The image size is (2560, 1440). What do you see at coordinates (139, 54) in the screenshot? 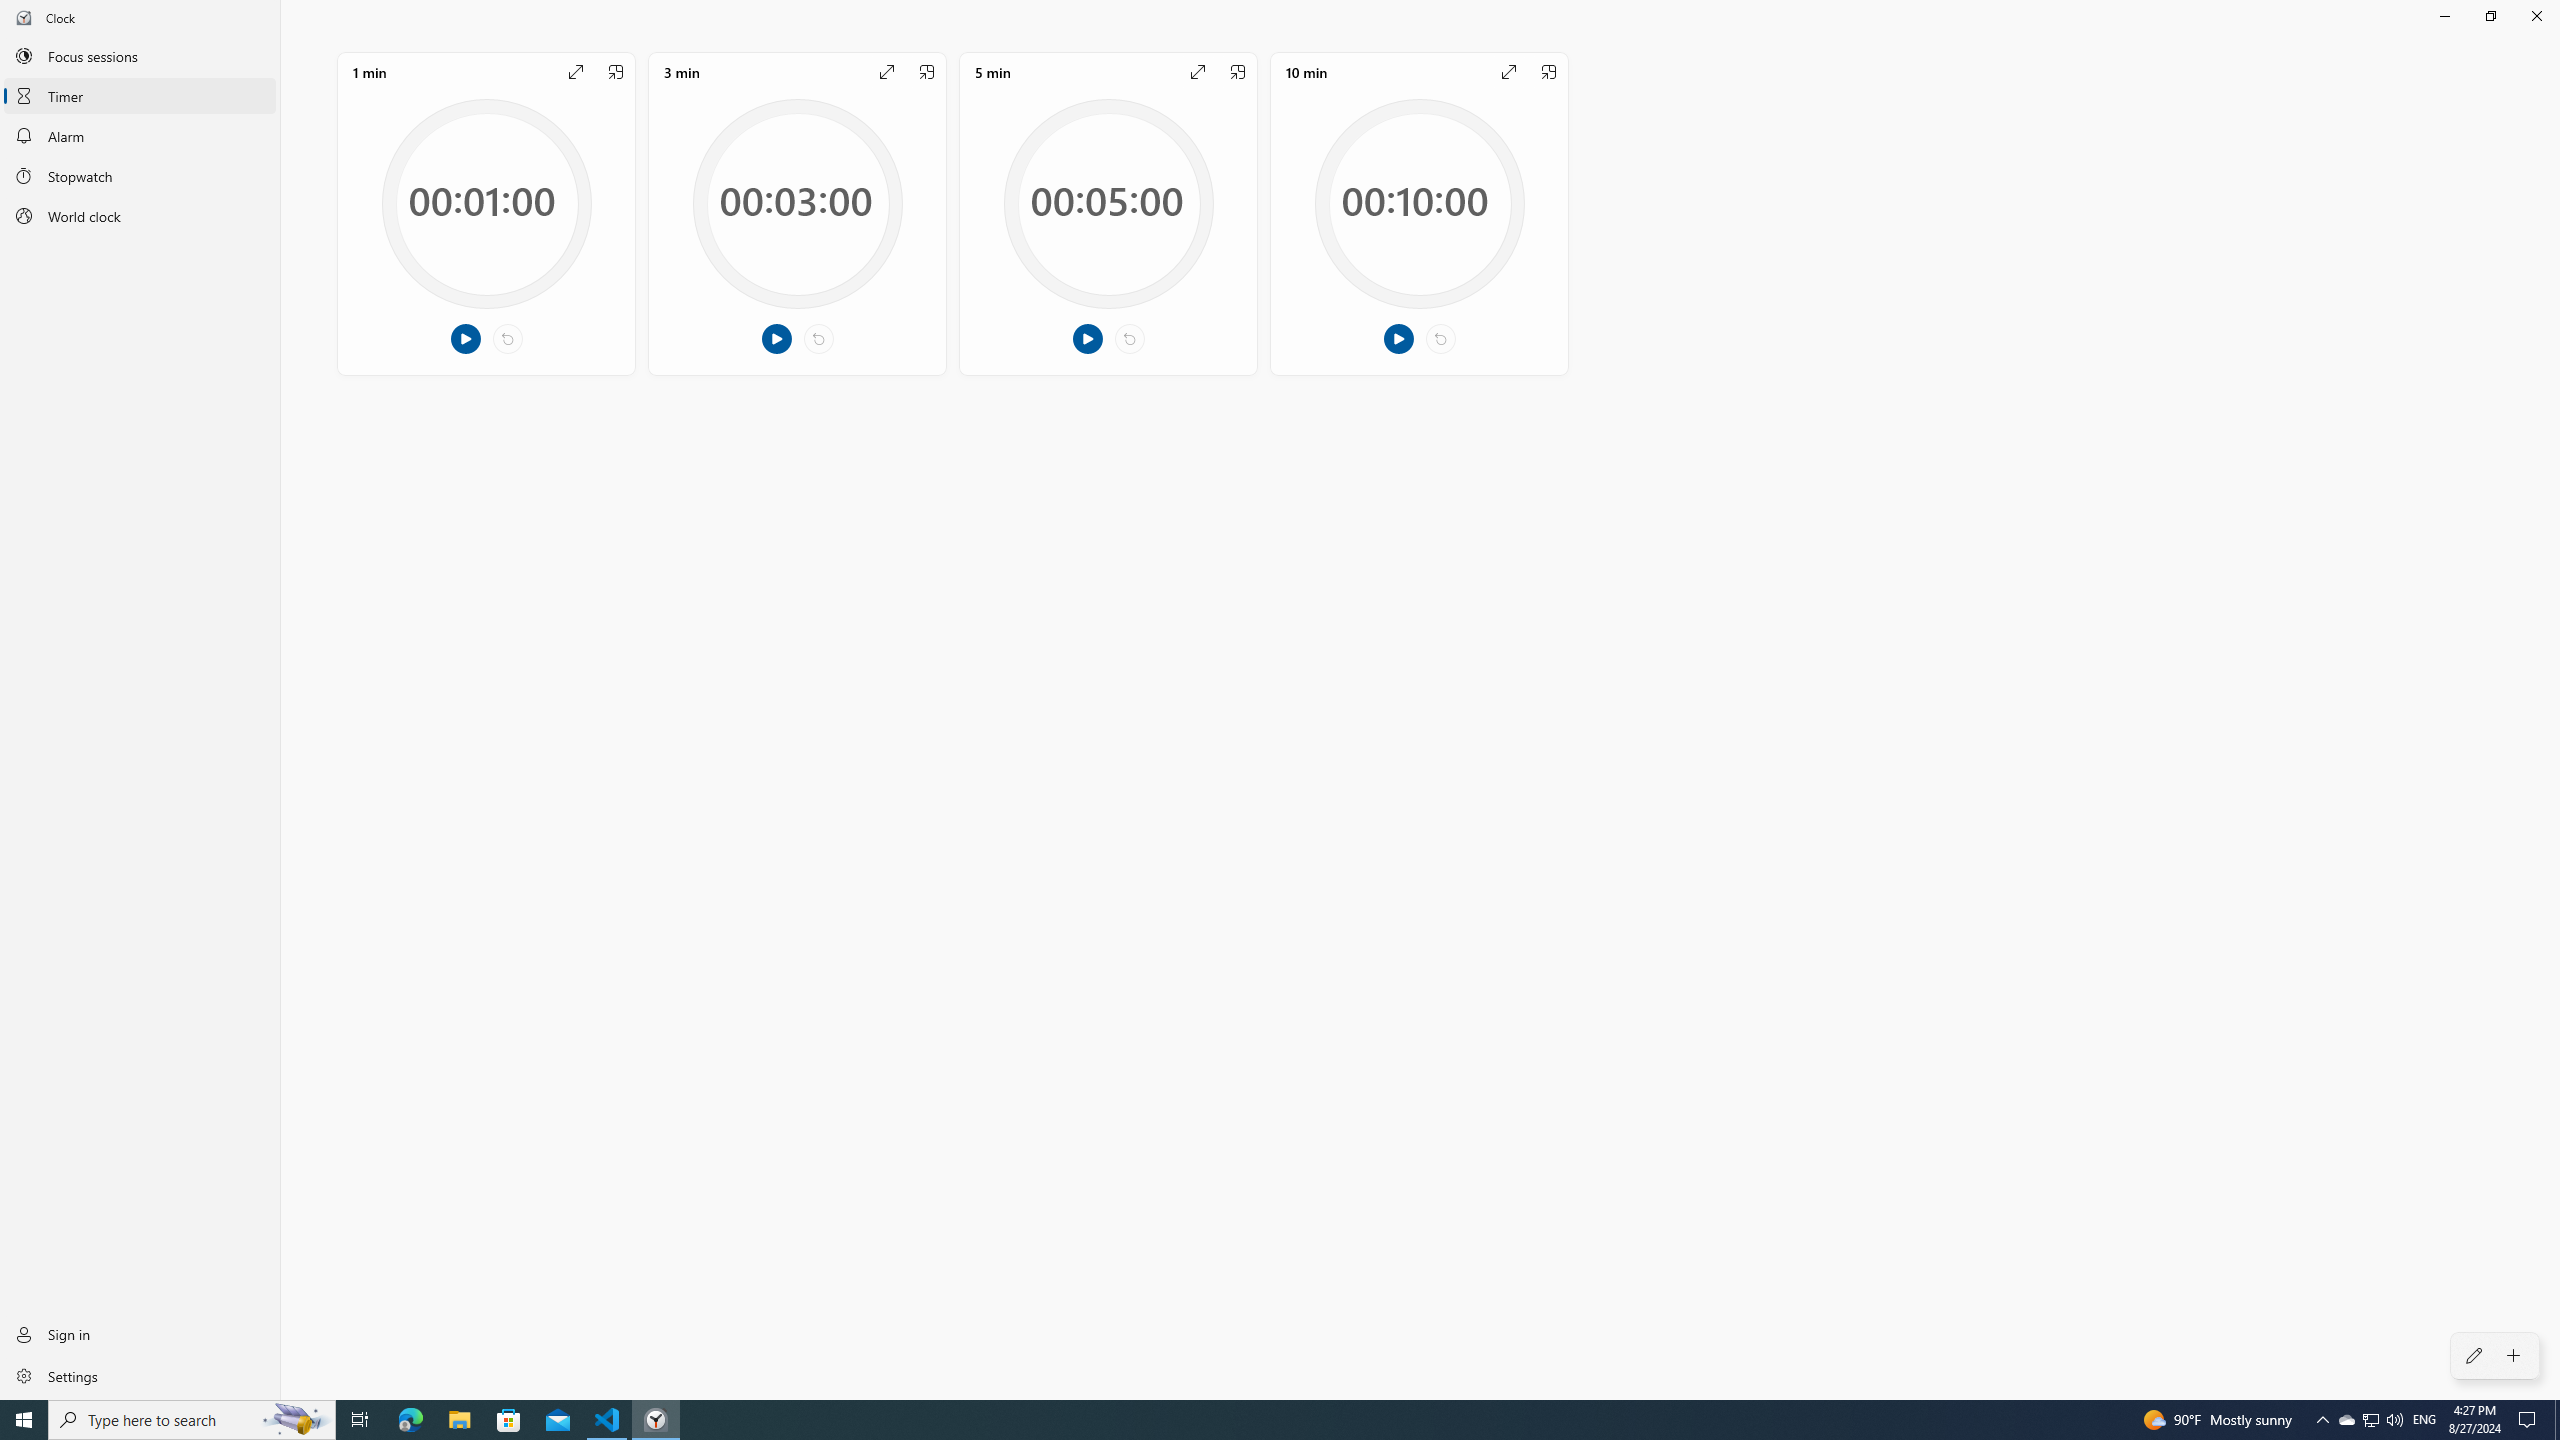
I see `'Focus sessions'` at bounding box center [139, 54].